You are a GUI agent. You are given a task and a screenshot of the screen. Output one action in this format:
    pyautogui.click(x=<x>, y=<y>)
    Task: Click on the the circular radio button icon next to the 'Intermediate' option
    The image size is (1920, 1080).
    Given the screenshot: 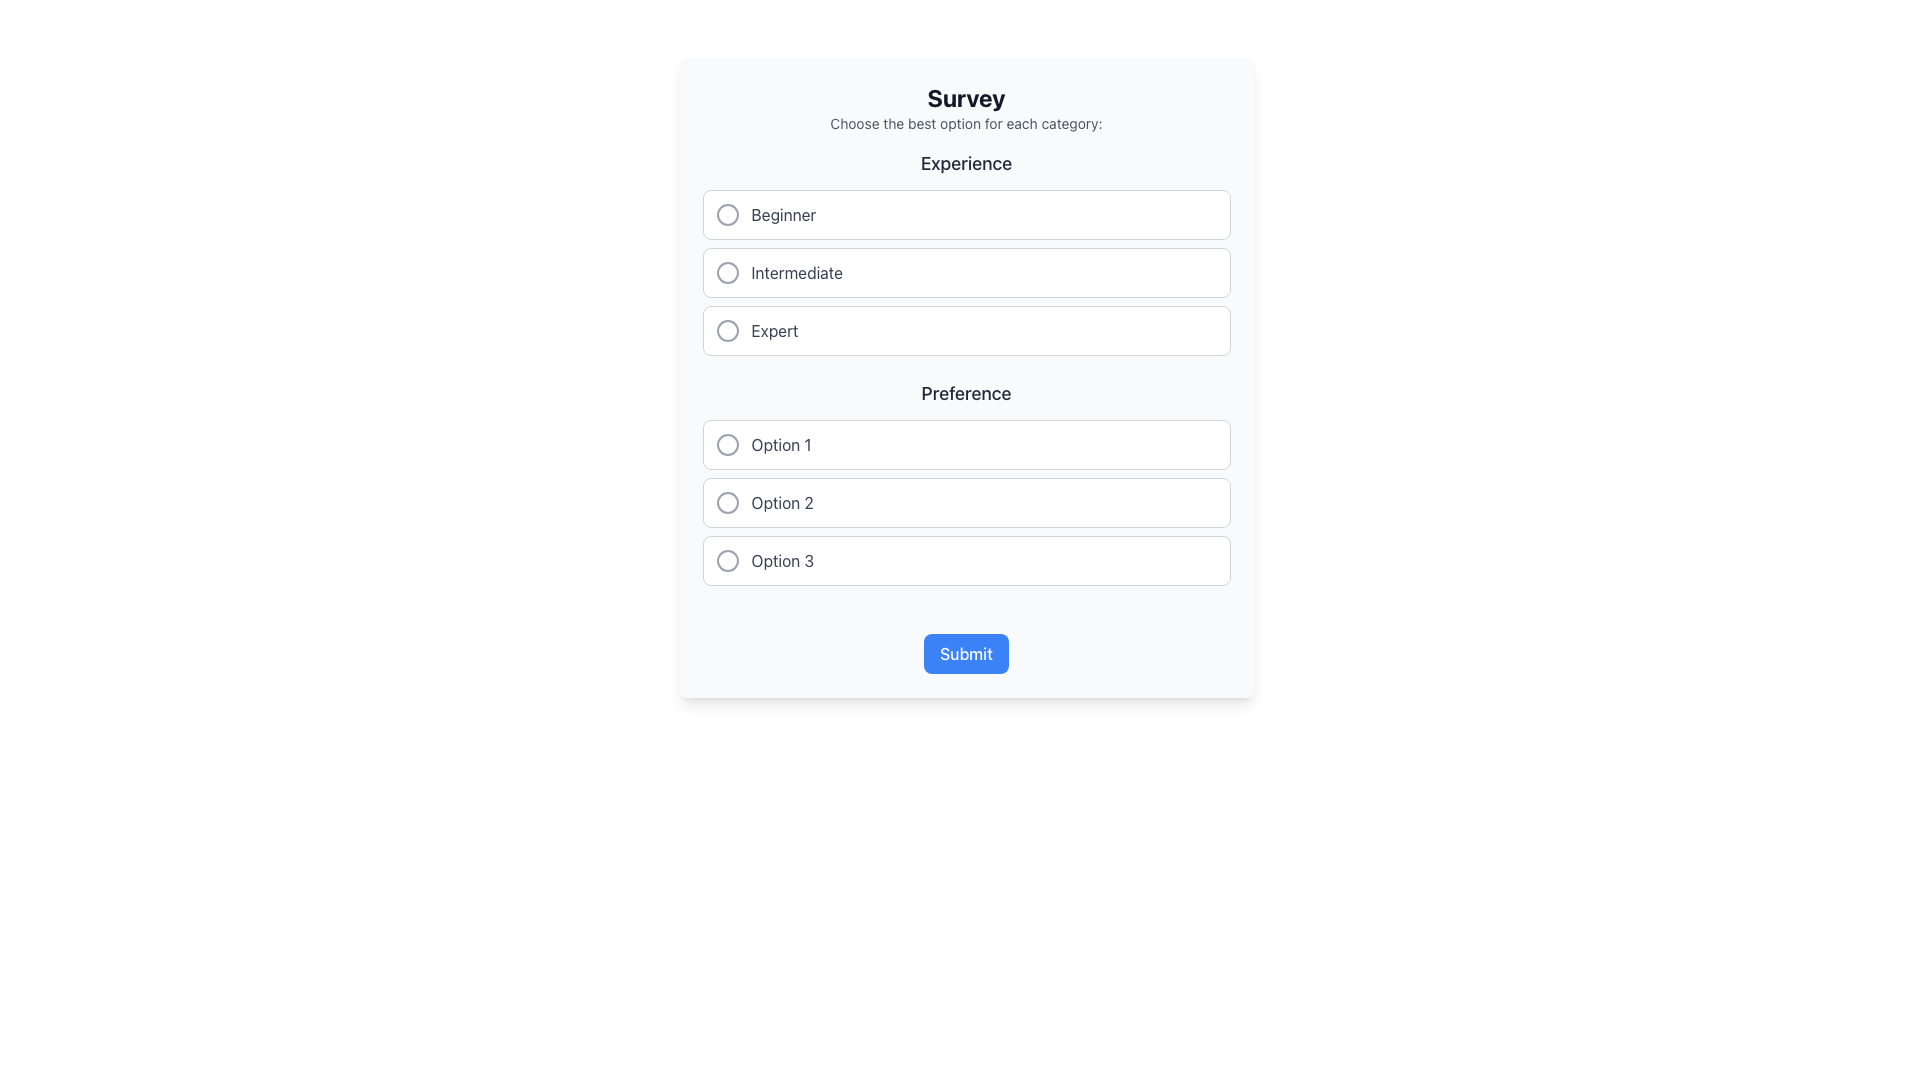 What is the action you would take?
    pyautogui.click(x=726, y=273)
    